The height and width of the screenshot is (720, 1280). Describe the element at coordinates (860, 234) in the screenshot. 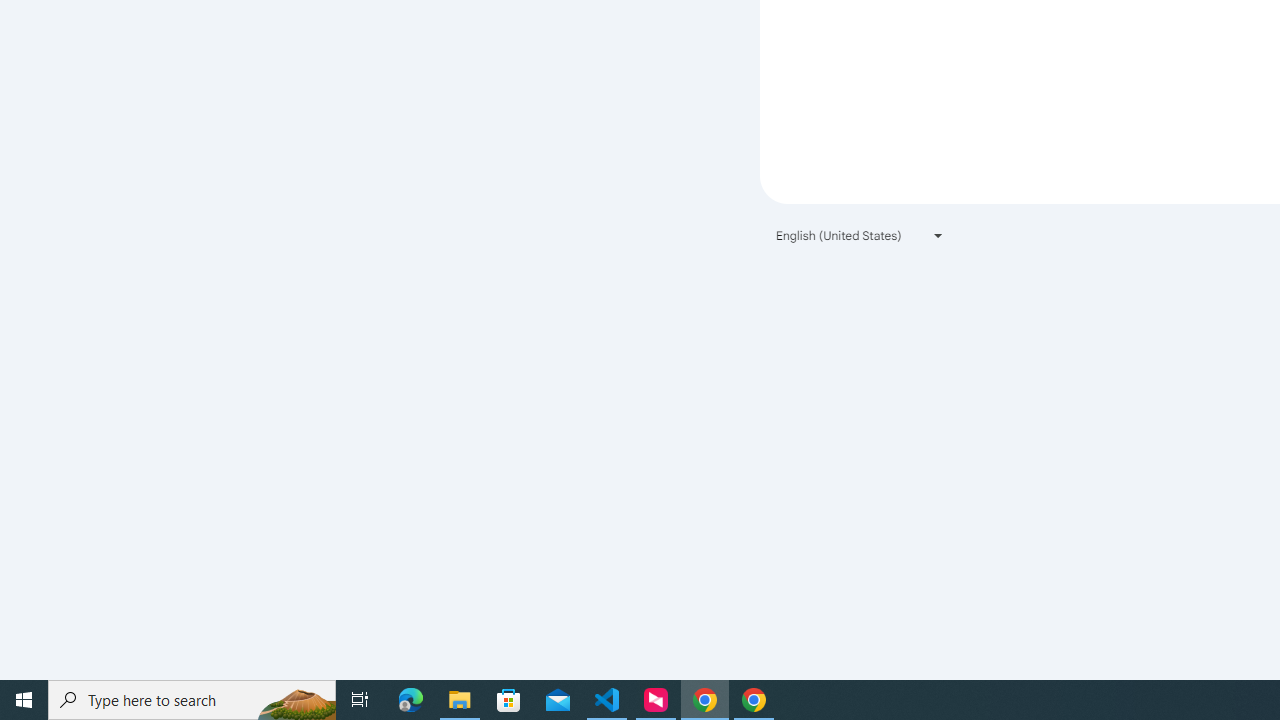

I see `'English (United States)'` at that location.